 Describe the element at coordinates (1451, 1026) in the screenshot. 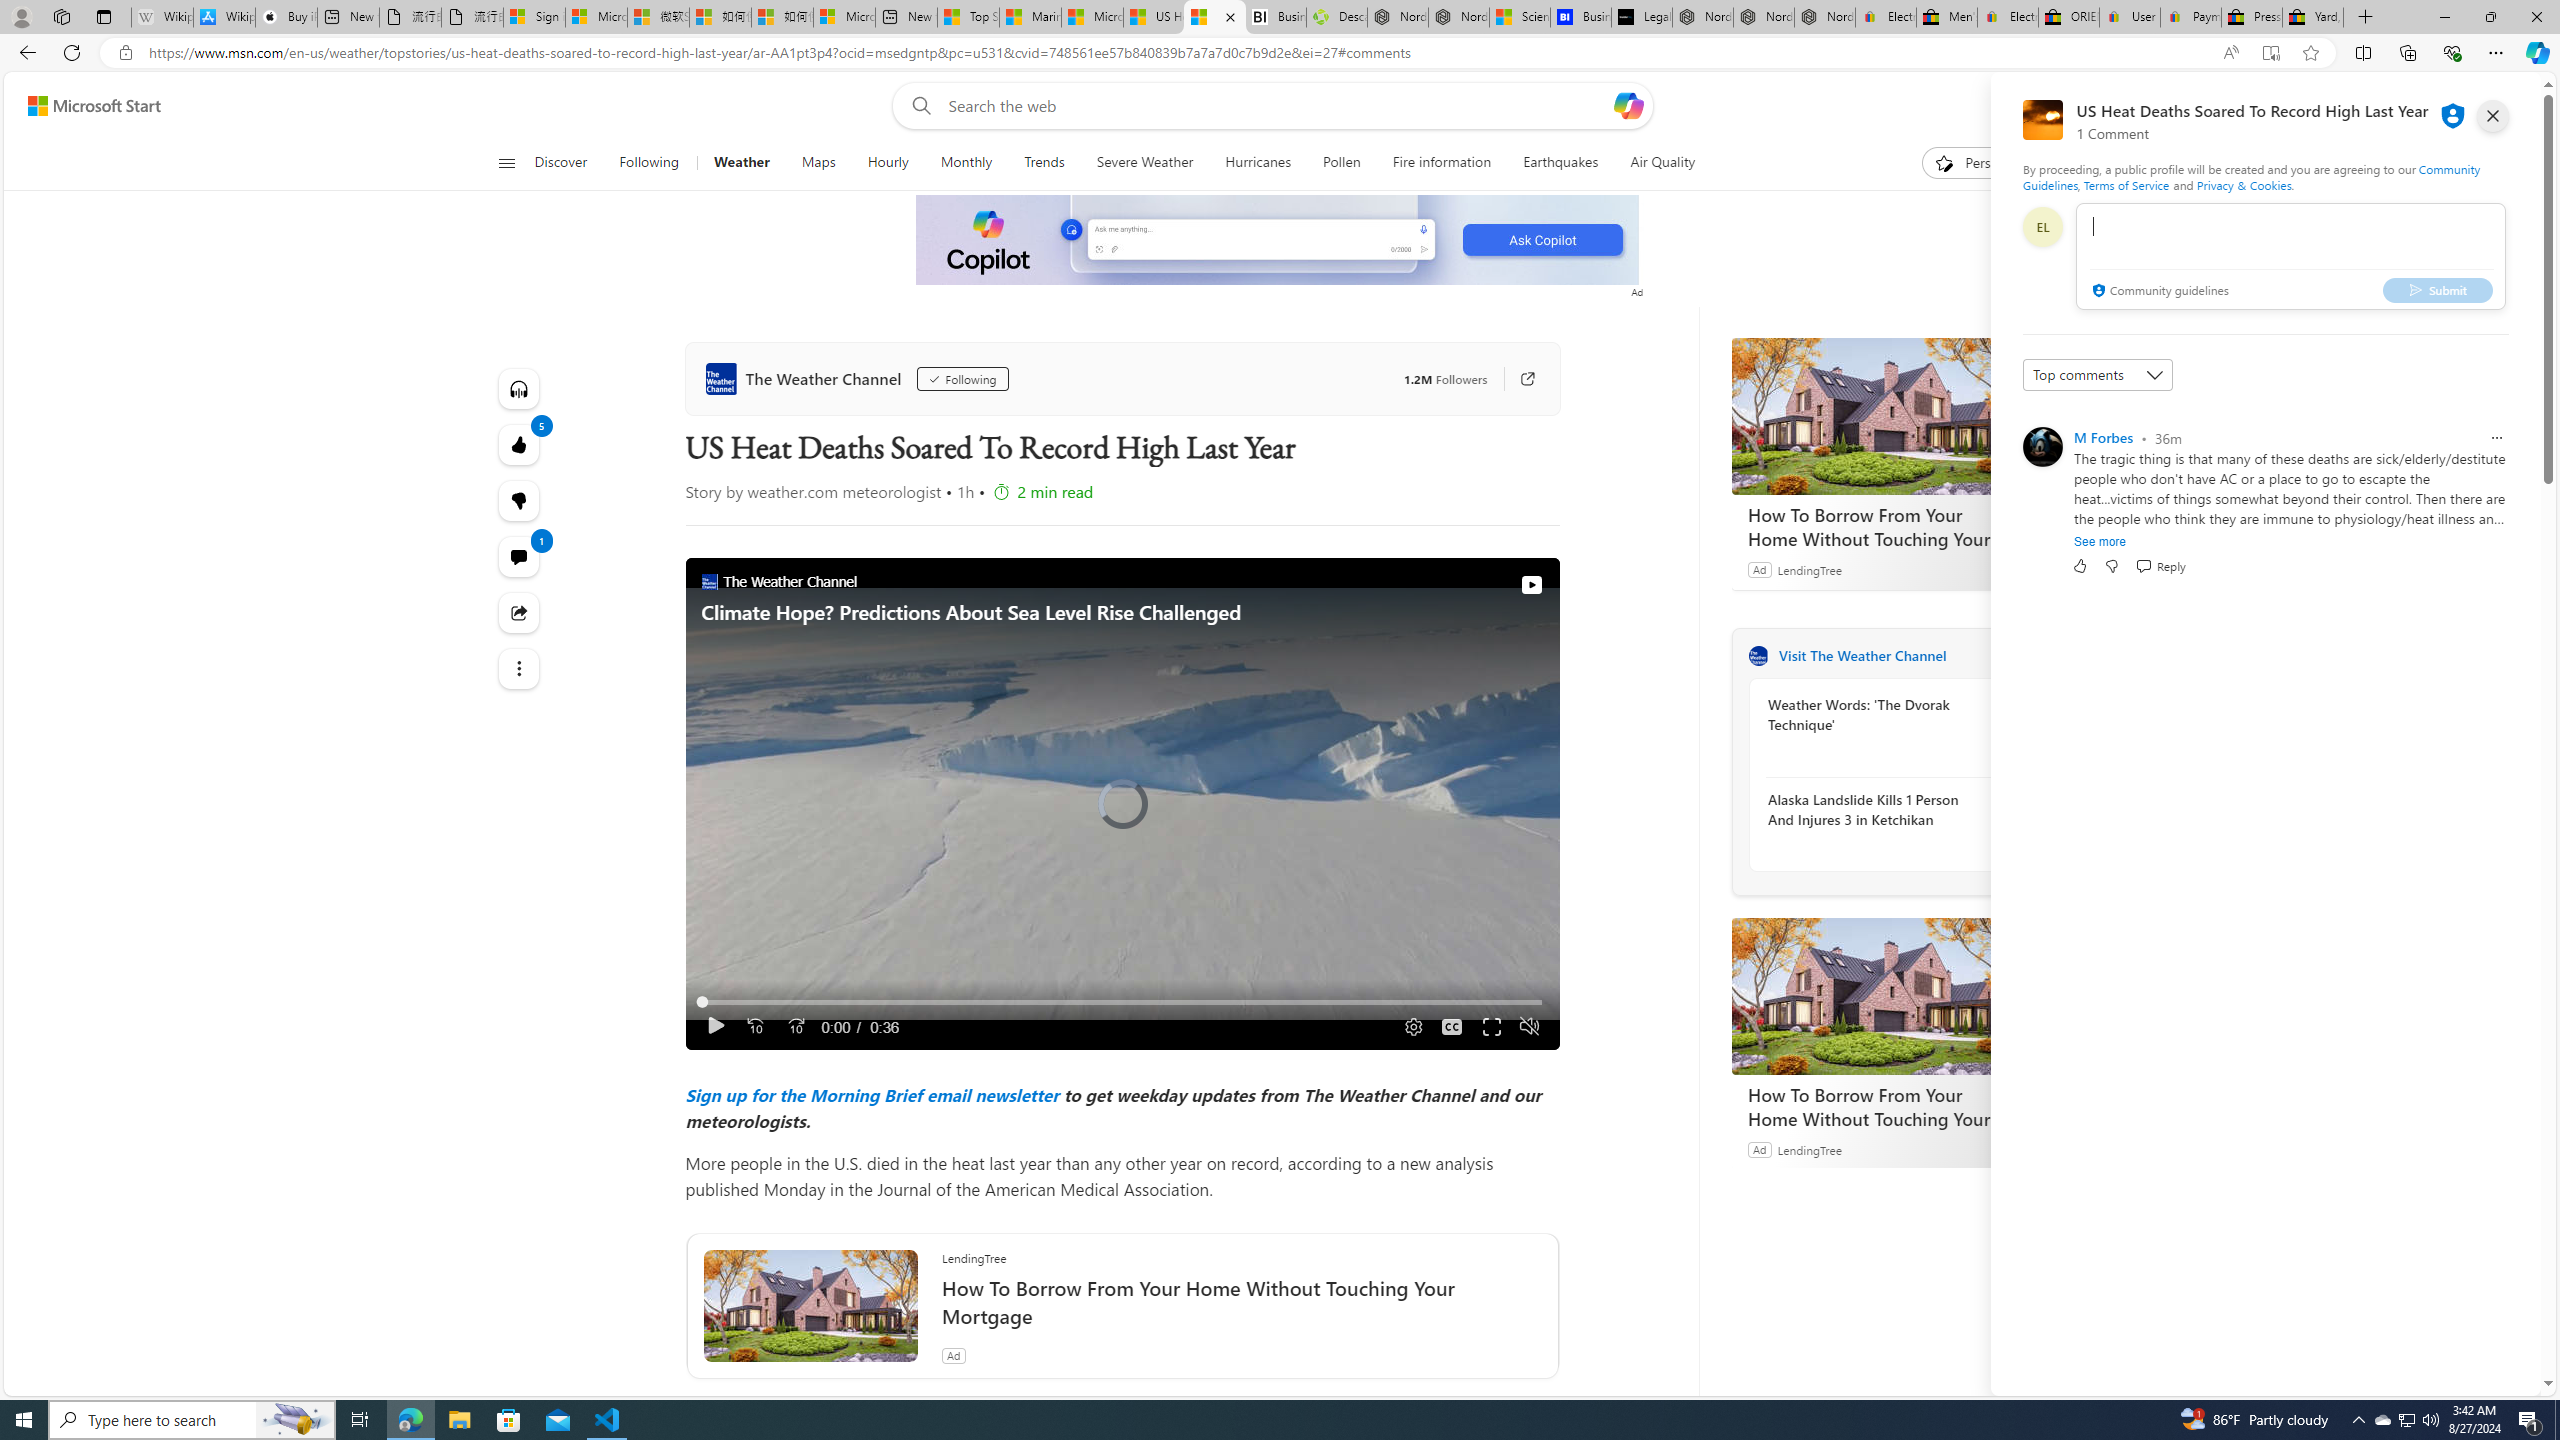

I see `'Captions'` at that location.